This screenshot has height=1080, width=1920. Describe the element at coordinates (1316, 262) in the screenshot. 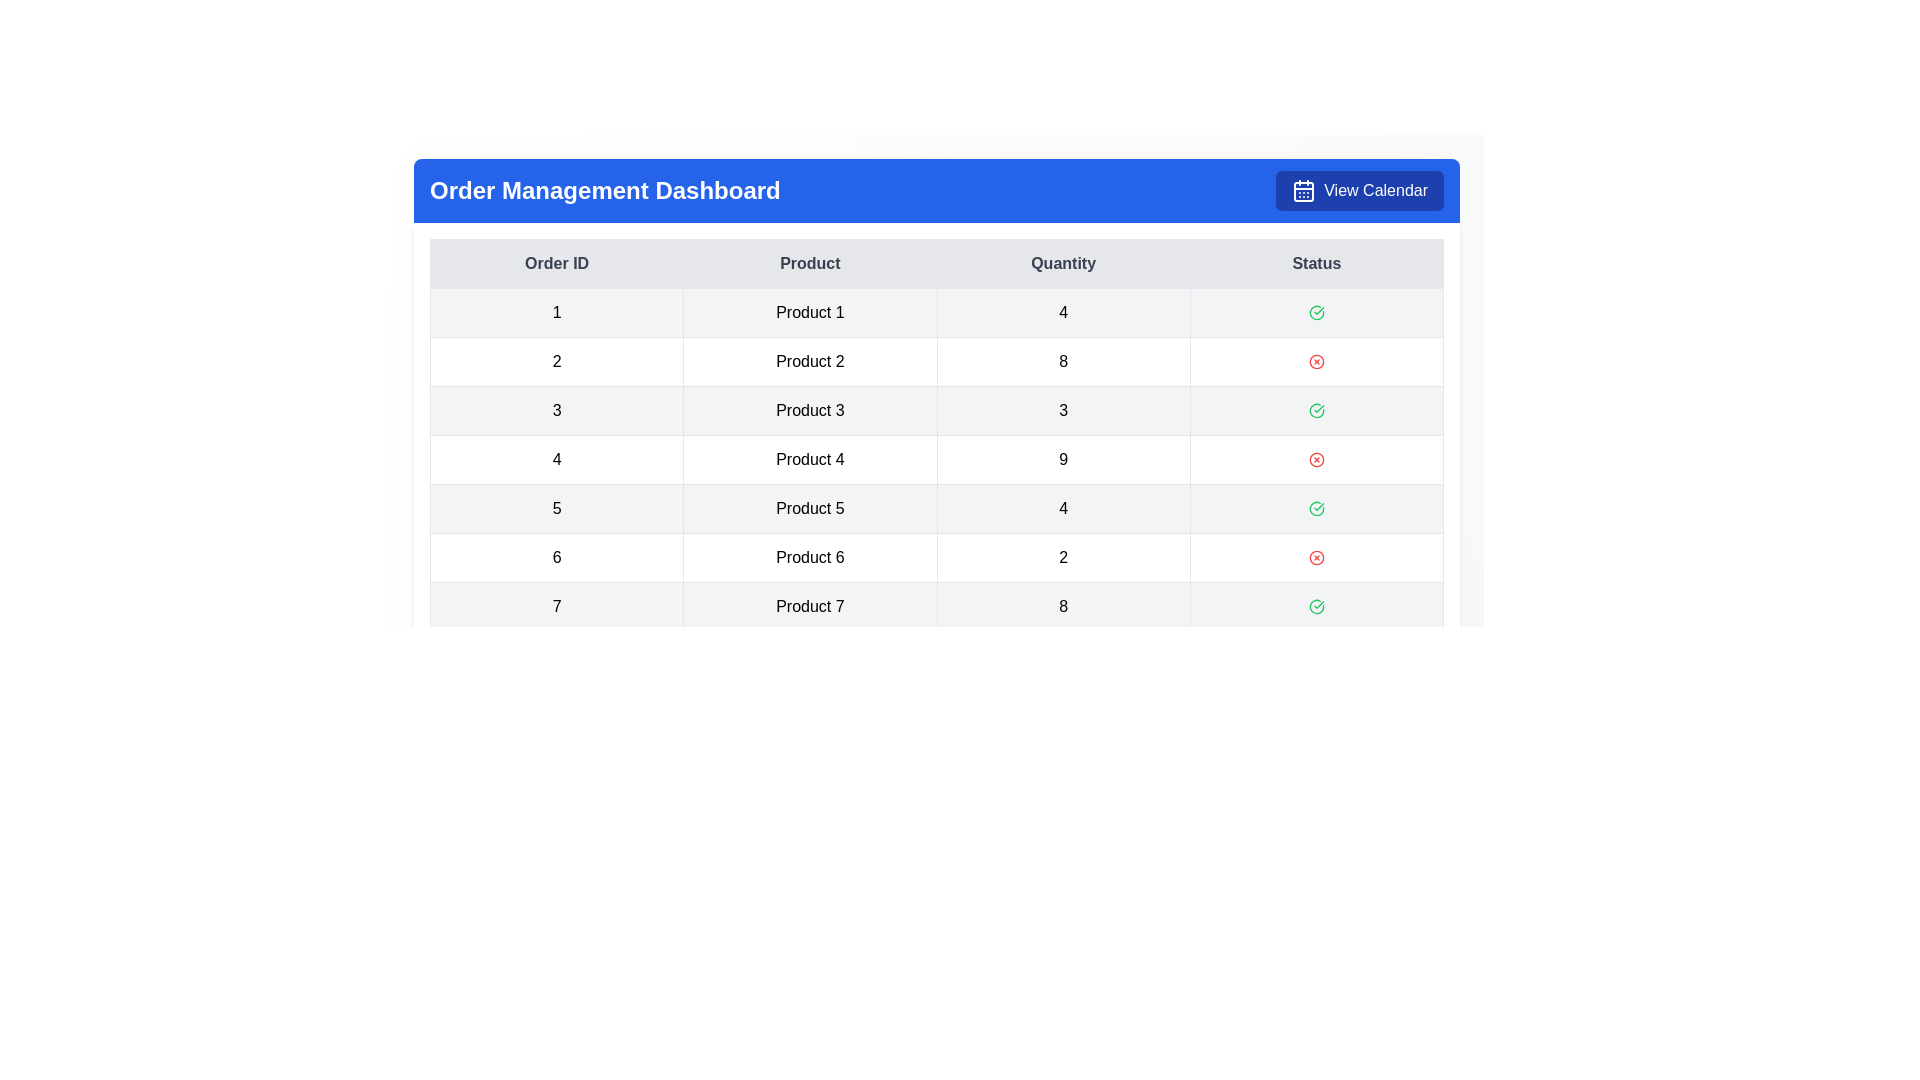

I see `the table header Status to sort or filter the data` at that location.